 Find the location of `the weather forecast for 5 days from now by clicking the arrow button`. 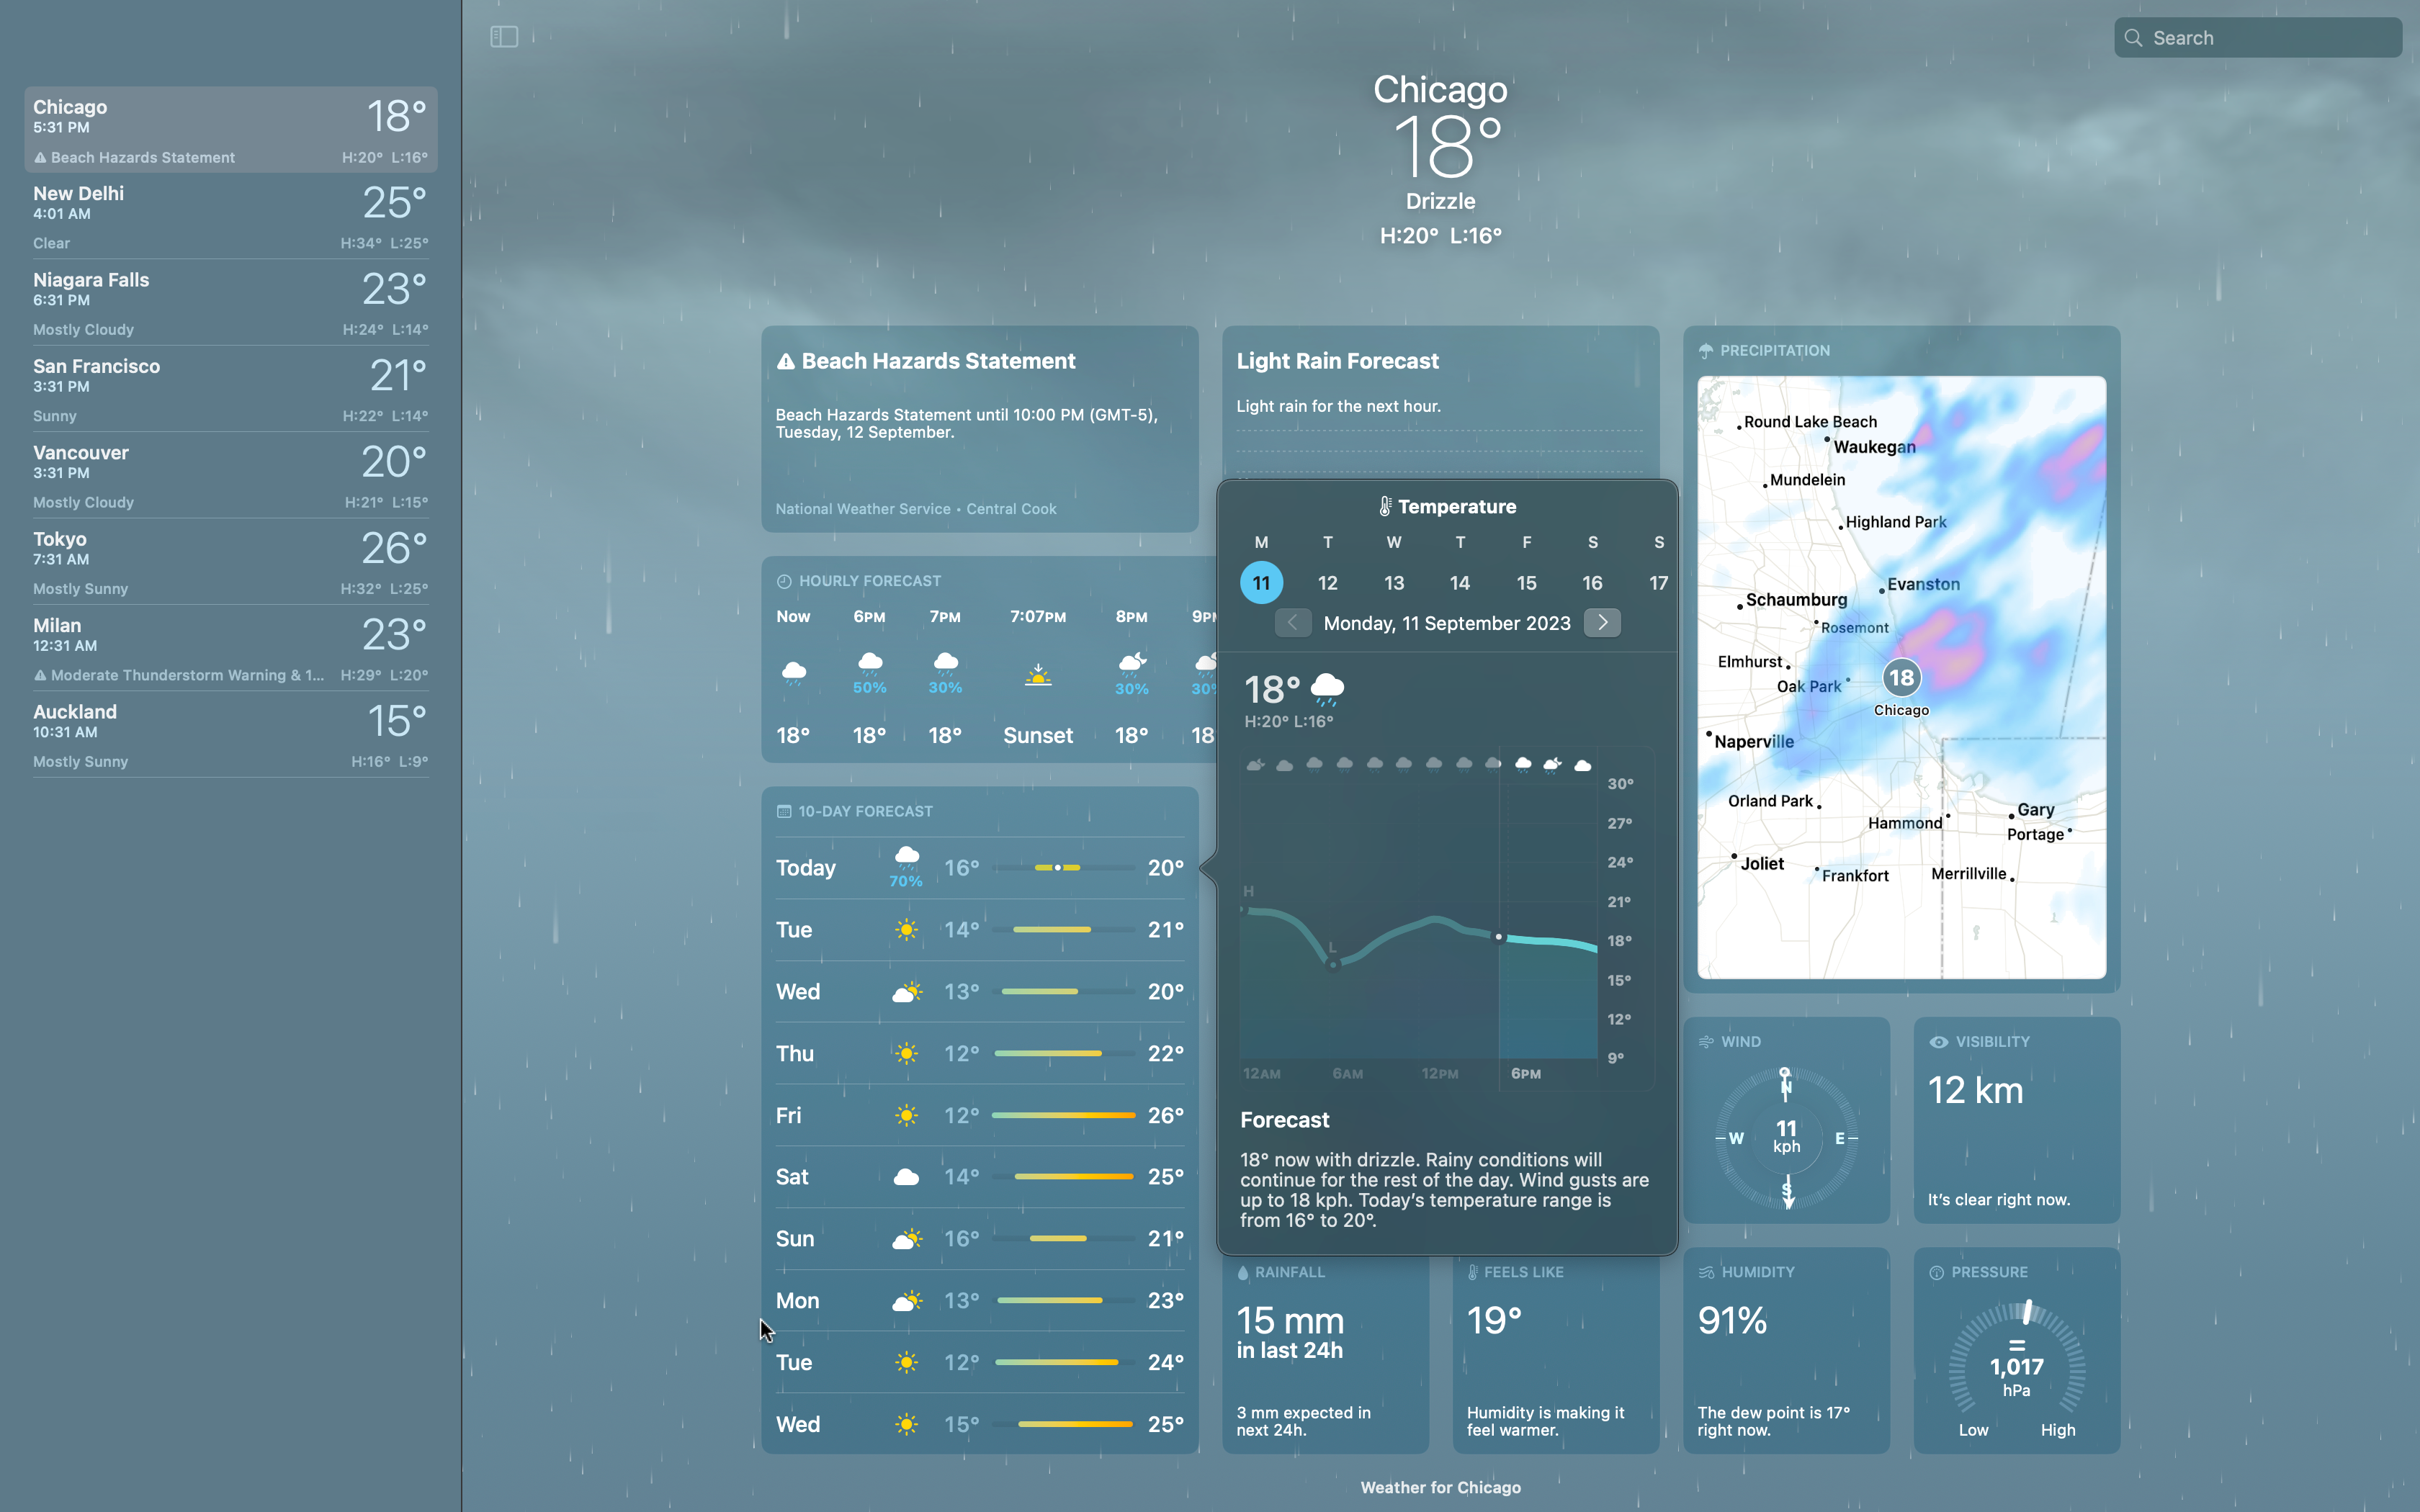

the weather forecast for 5 days from now by clicking the arrow button is located at coordinates (1600, 621).